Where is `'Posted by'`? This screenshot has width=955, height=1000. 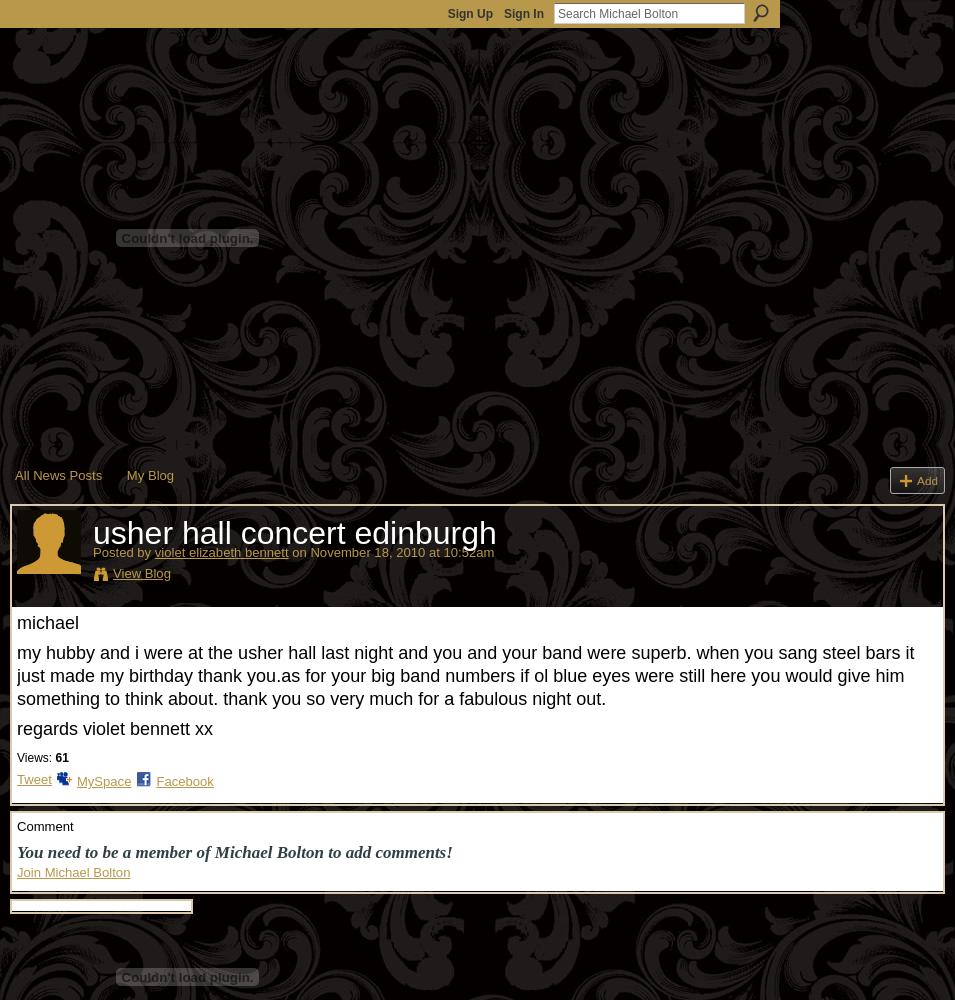 'Posted by' is located at coordinates (122, 552).